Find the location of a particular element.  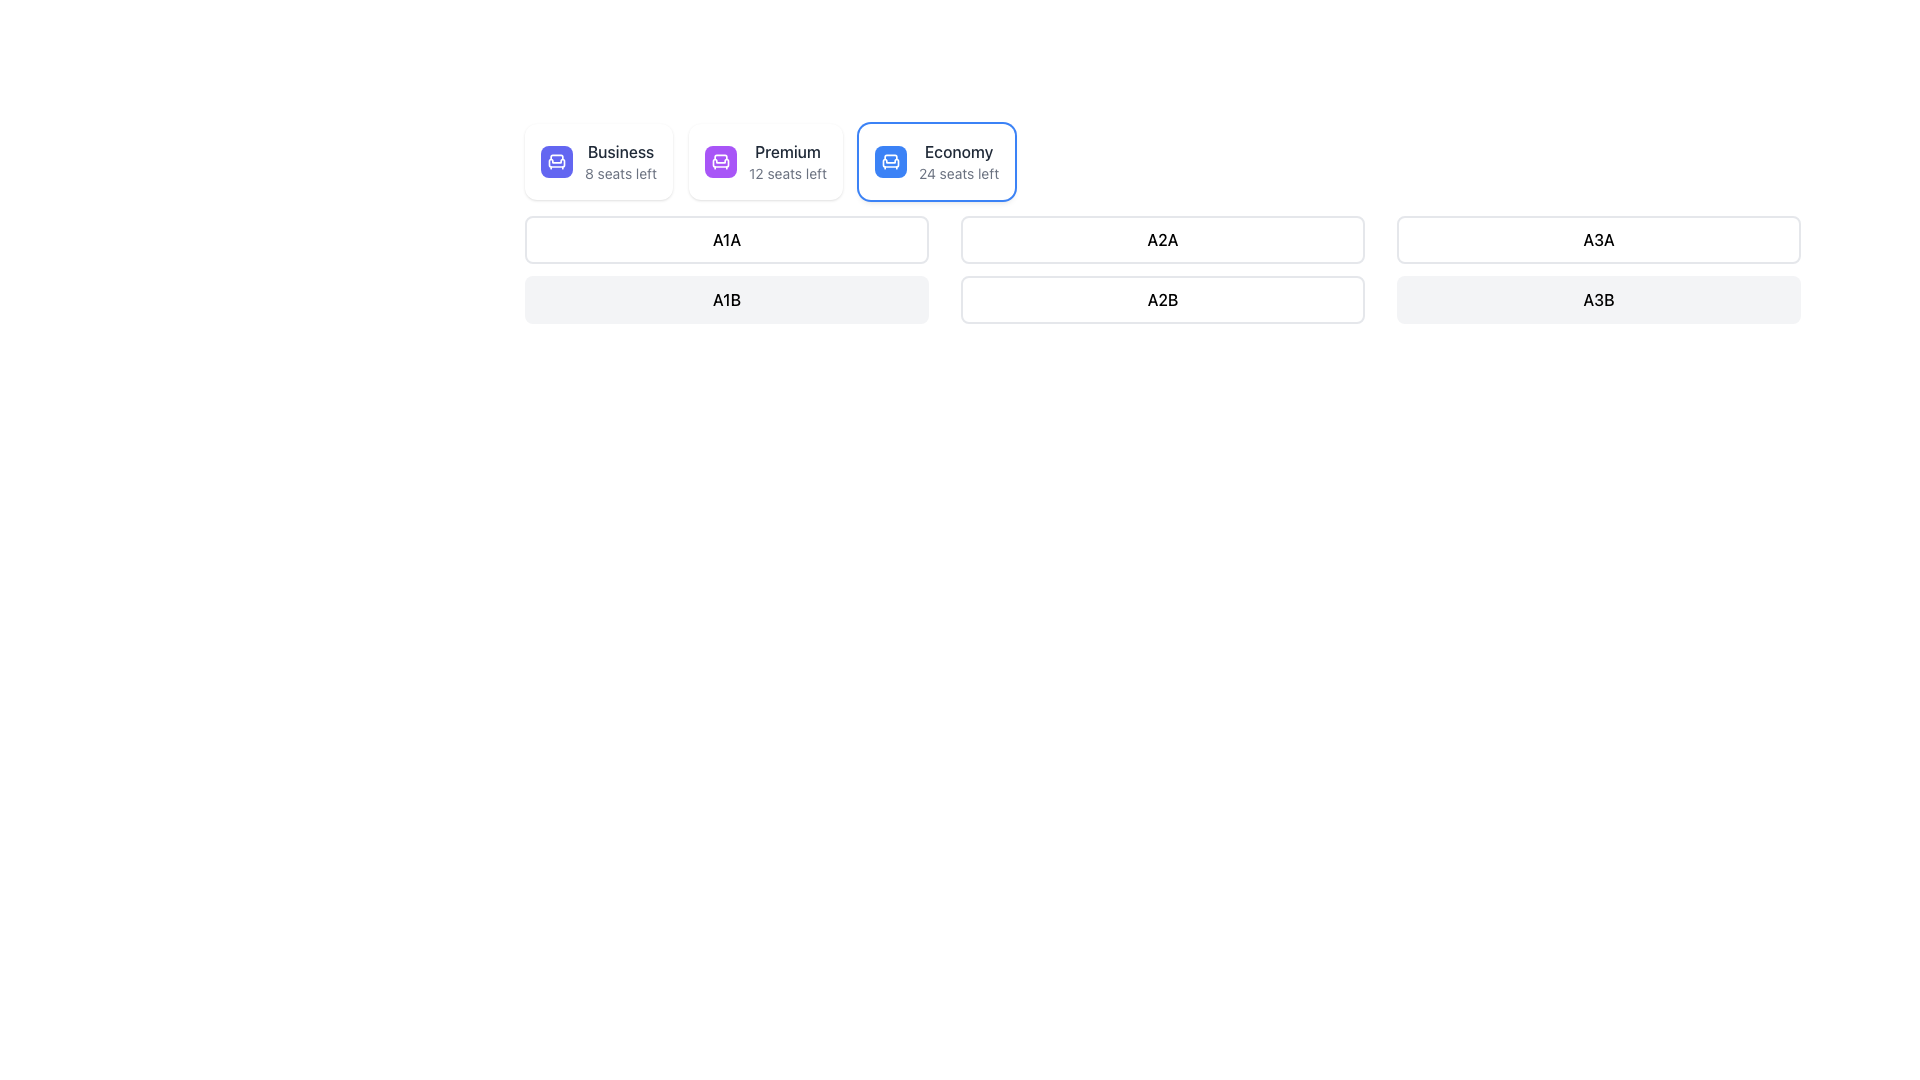

the armchair icon with white strokes inside a rounded indigo background is located at coordinates (556, 161).